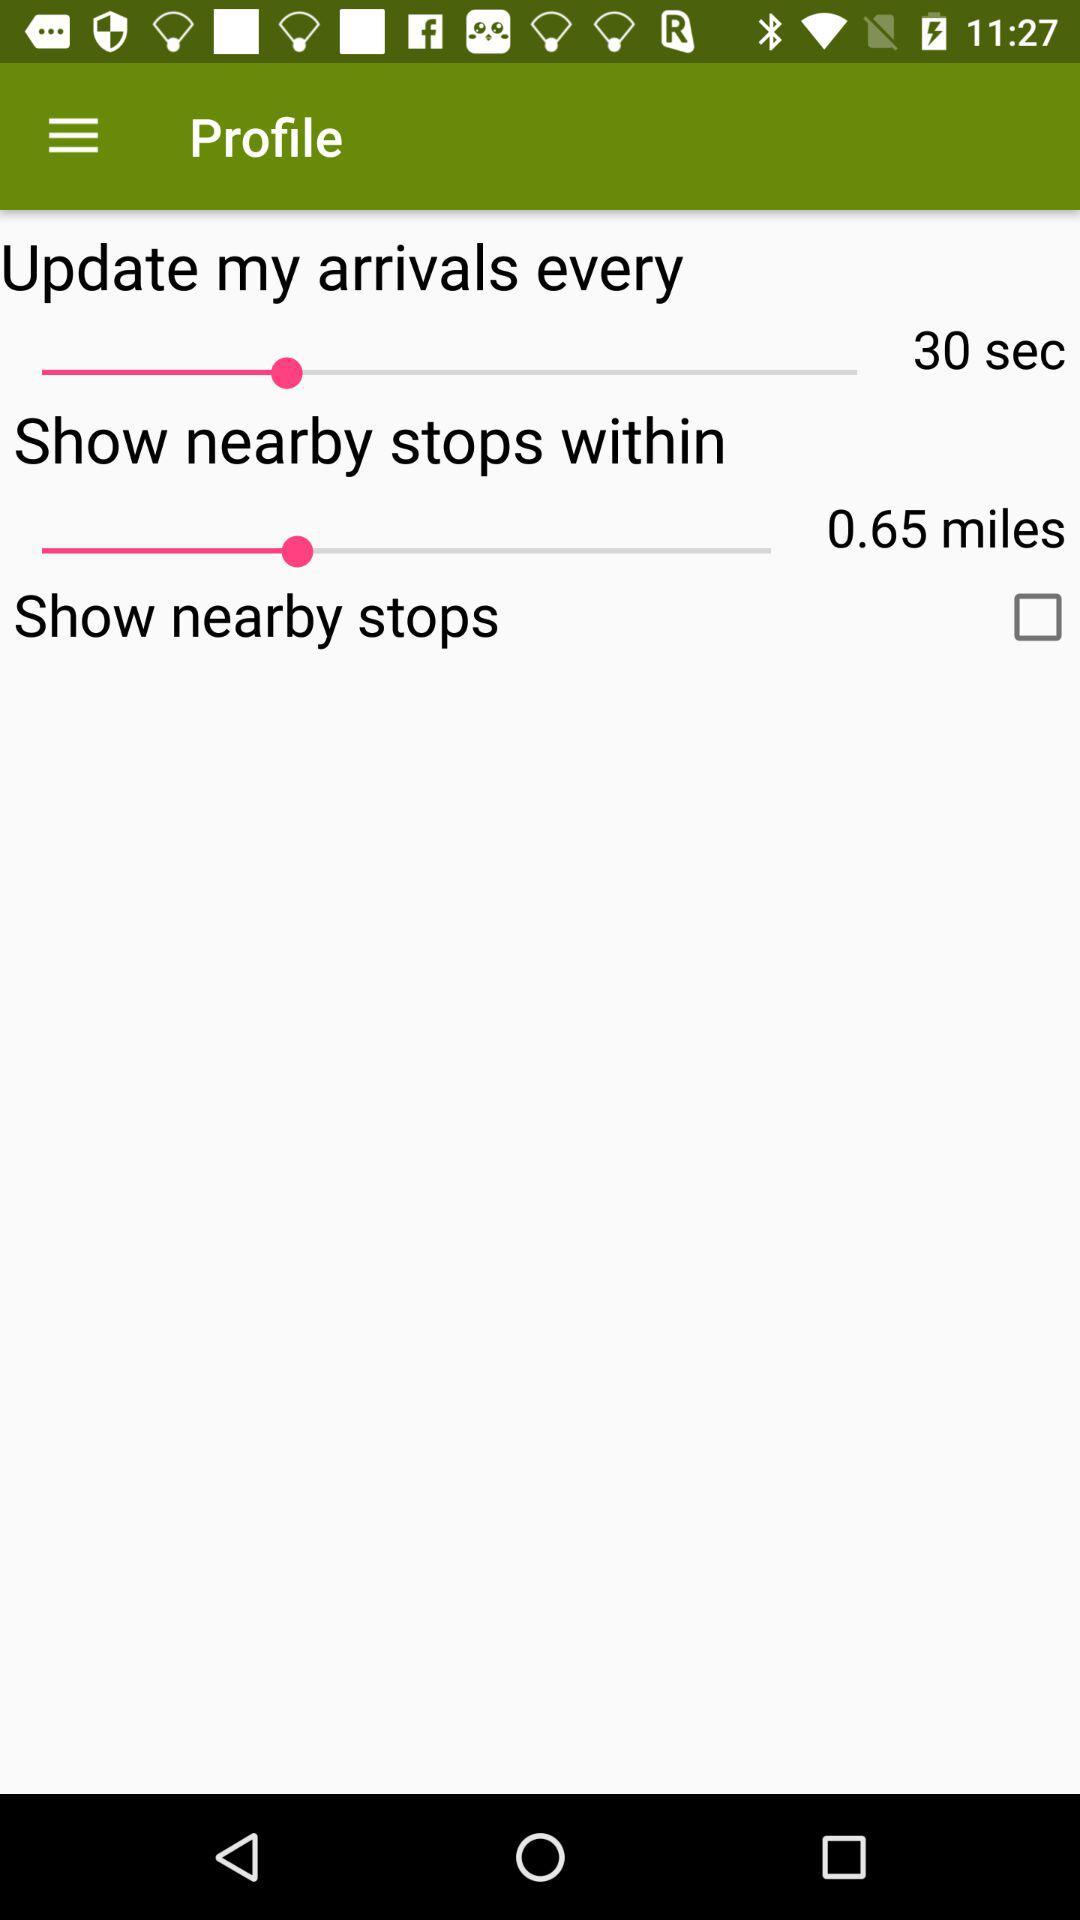  I want to click on show nearby stops, so click(1036, 616).